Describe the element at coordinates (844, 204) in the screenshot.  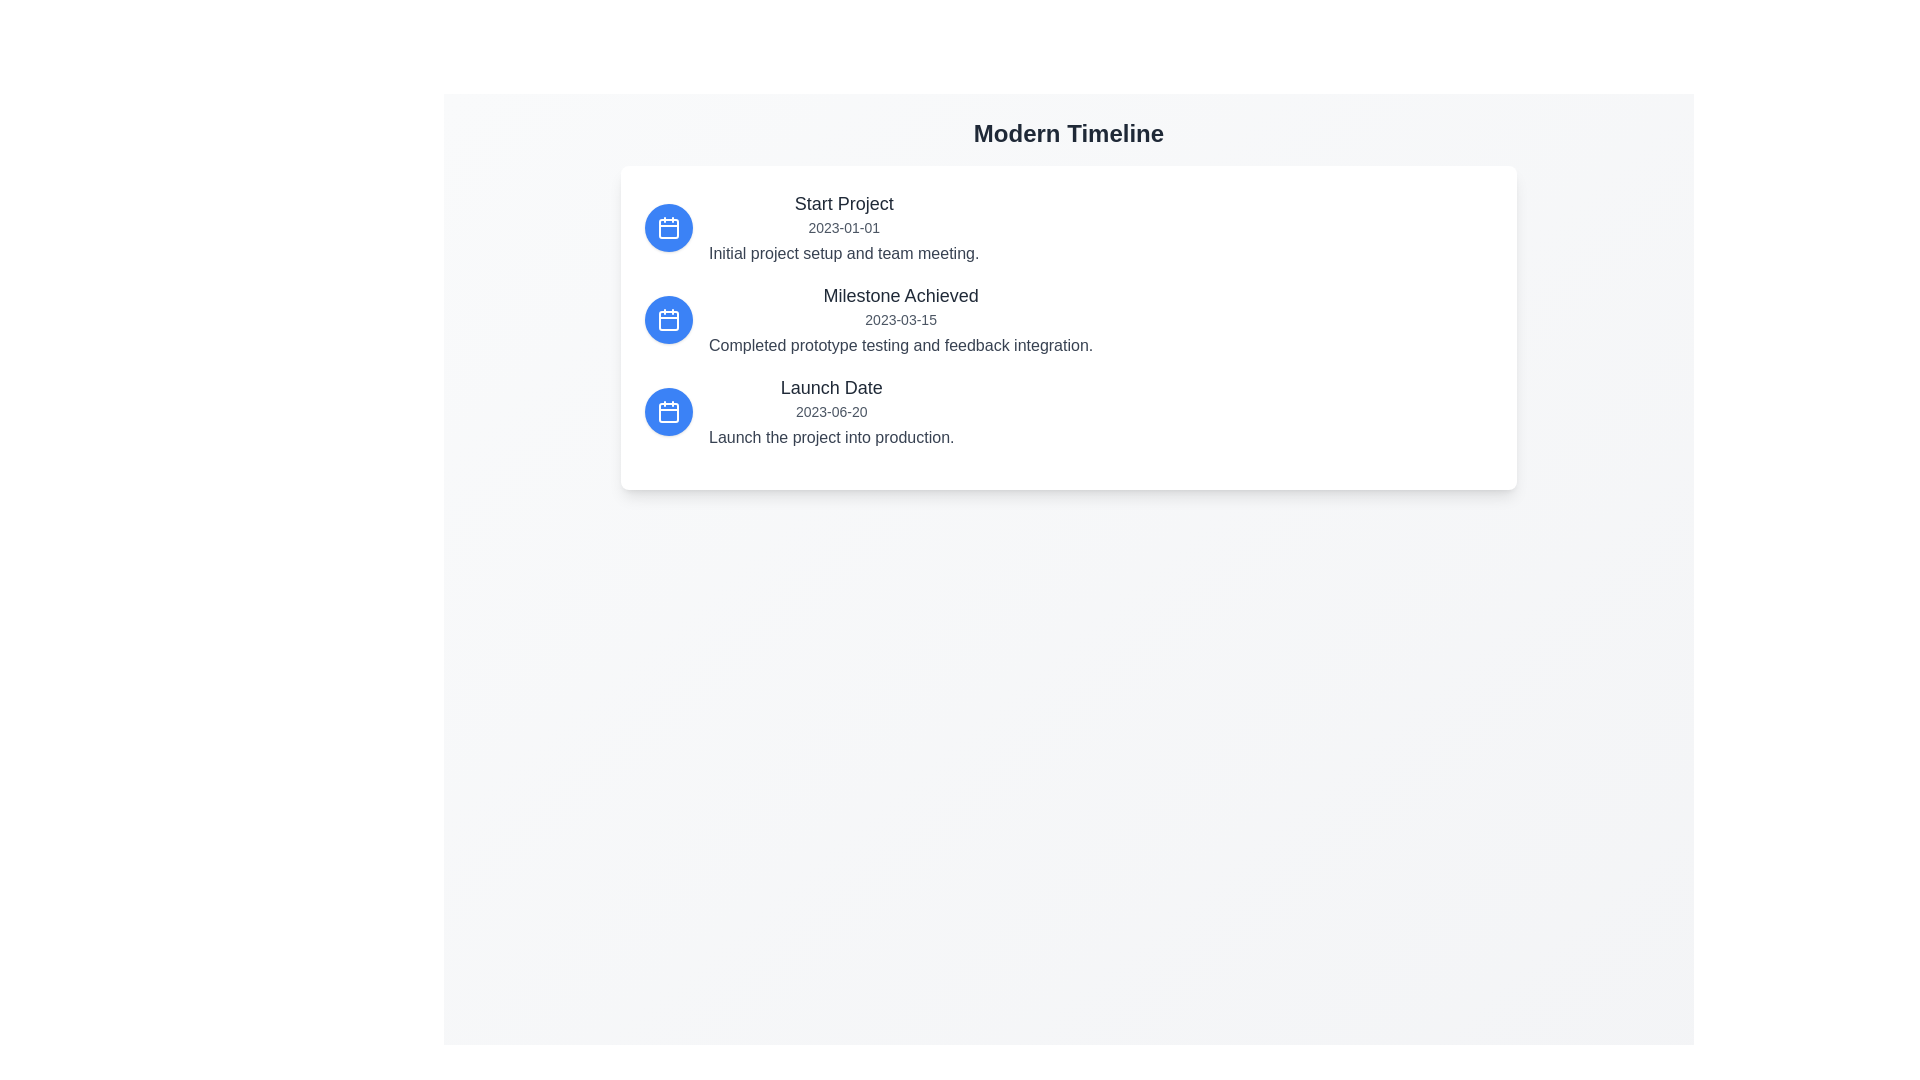
I see `text label indicating the topic of the first timeline entry under the 'Modern Timeline' header, located to the right of a blue calendar icon` at that location.